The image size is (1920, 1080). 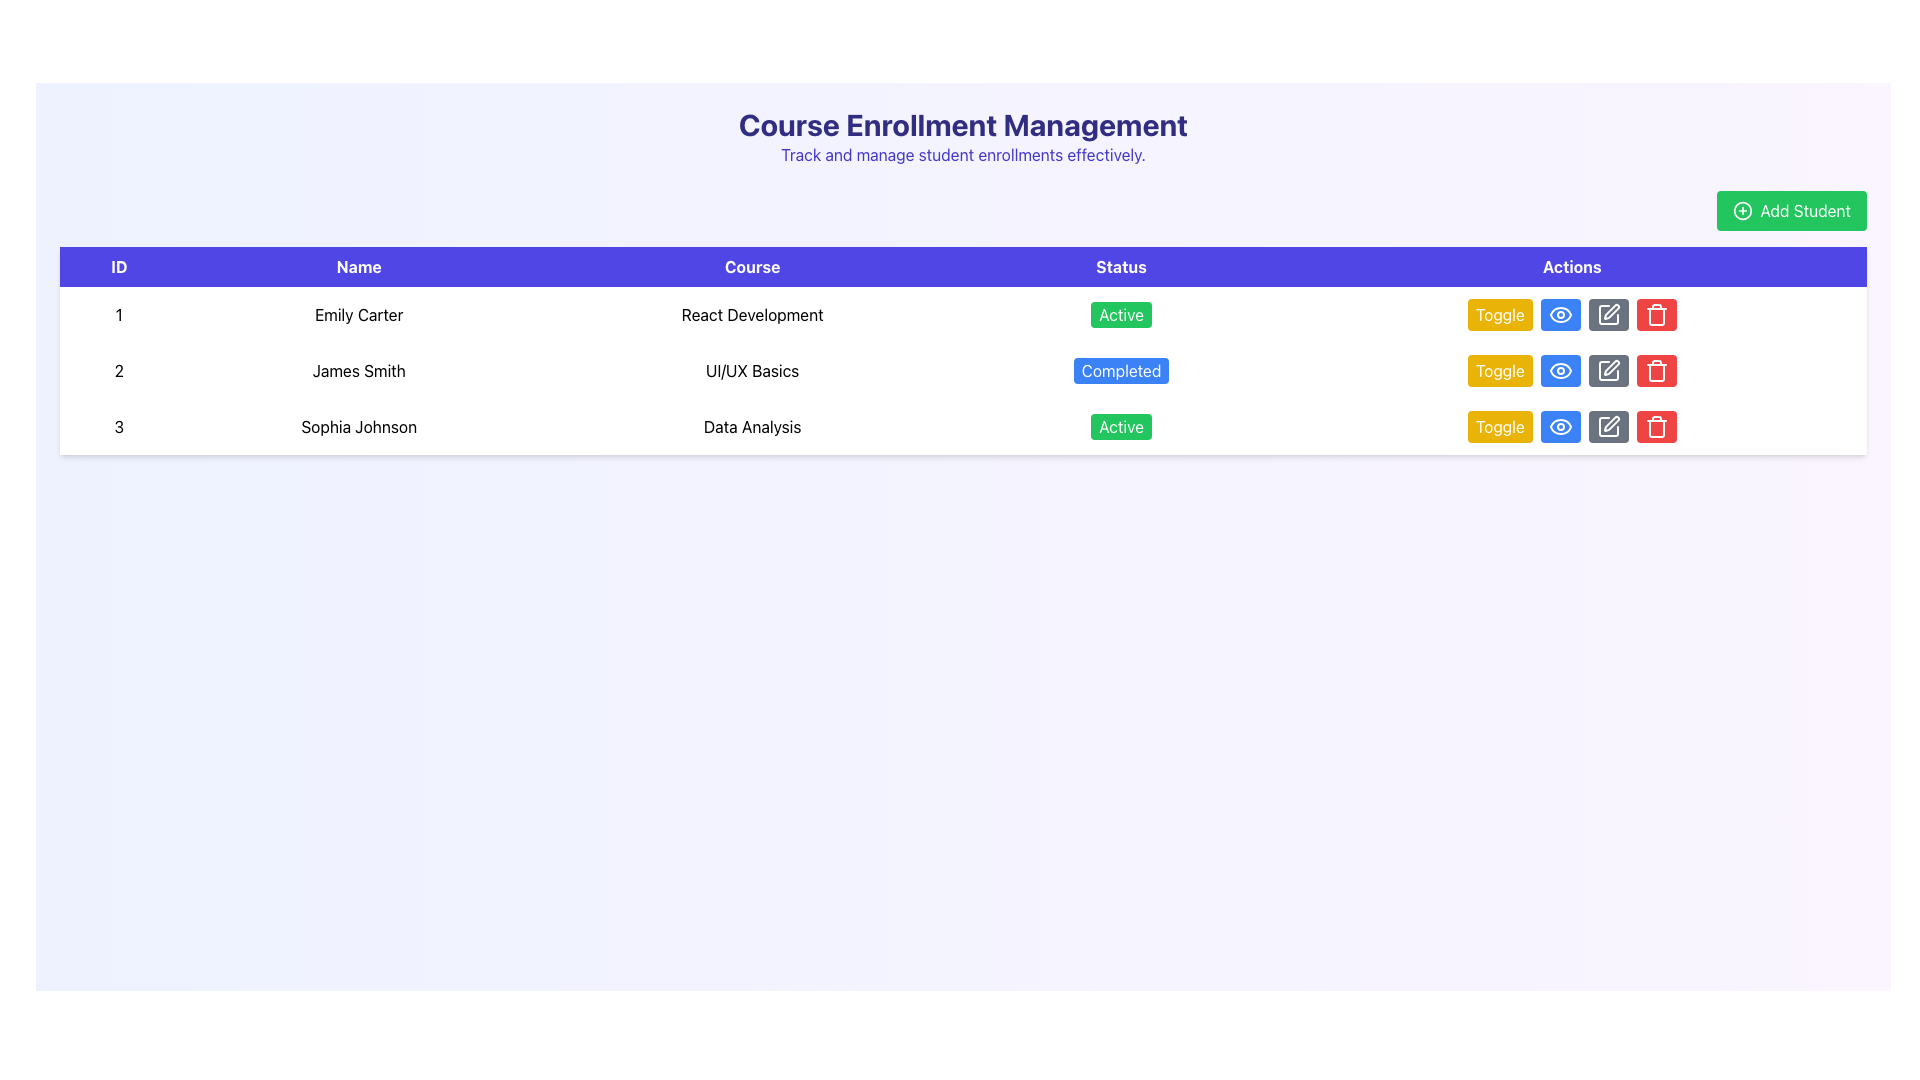 I want to click on the delete icon button in the 'Actions' column corresponding to 'Sophia Johnson', so click(x=1656, y=370).